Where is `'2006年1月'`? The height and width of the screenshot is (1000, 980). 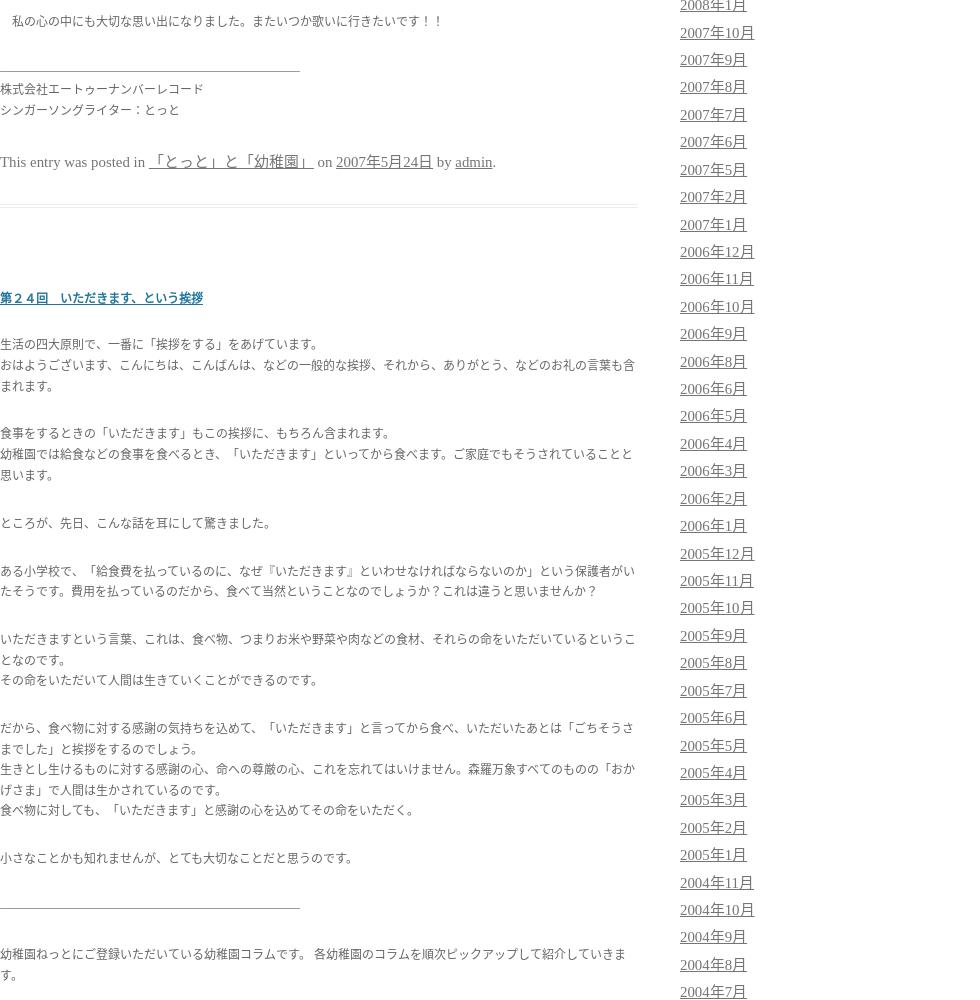
'2006年1月' is located at coordinates (713, 526).